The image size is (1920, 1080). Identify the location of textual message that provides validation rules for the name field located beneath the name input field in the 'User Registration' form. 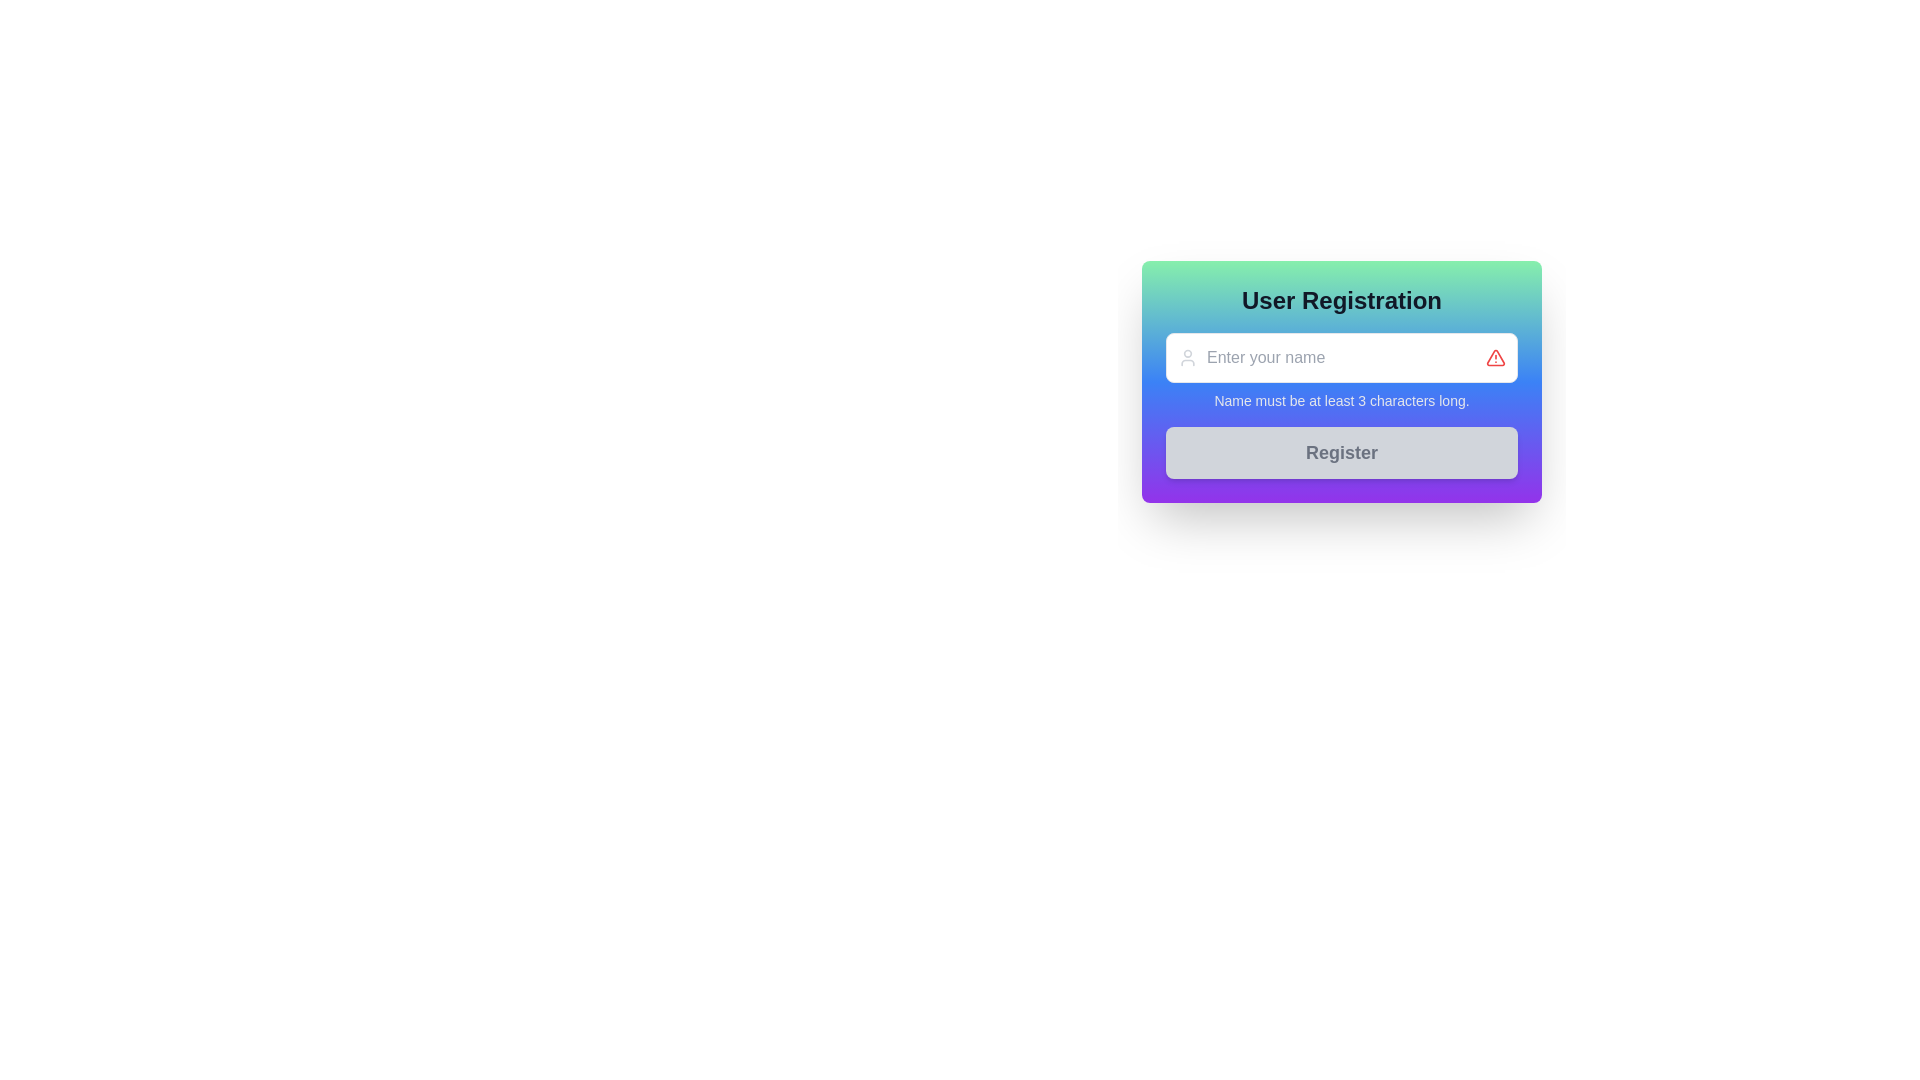
(1342, 401).